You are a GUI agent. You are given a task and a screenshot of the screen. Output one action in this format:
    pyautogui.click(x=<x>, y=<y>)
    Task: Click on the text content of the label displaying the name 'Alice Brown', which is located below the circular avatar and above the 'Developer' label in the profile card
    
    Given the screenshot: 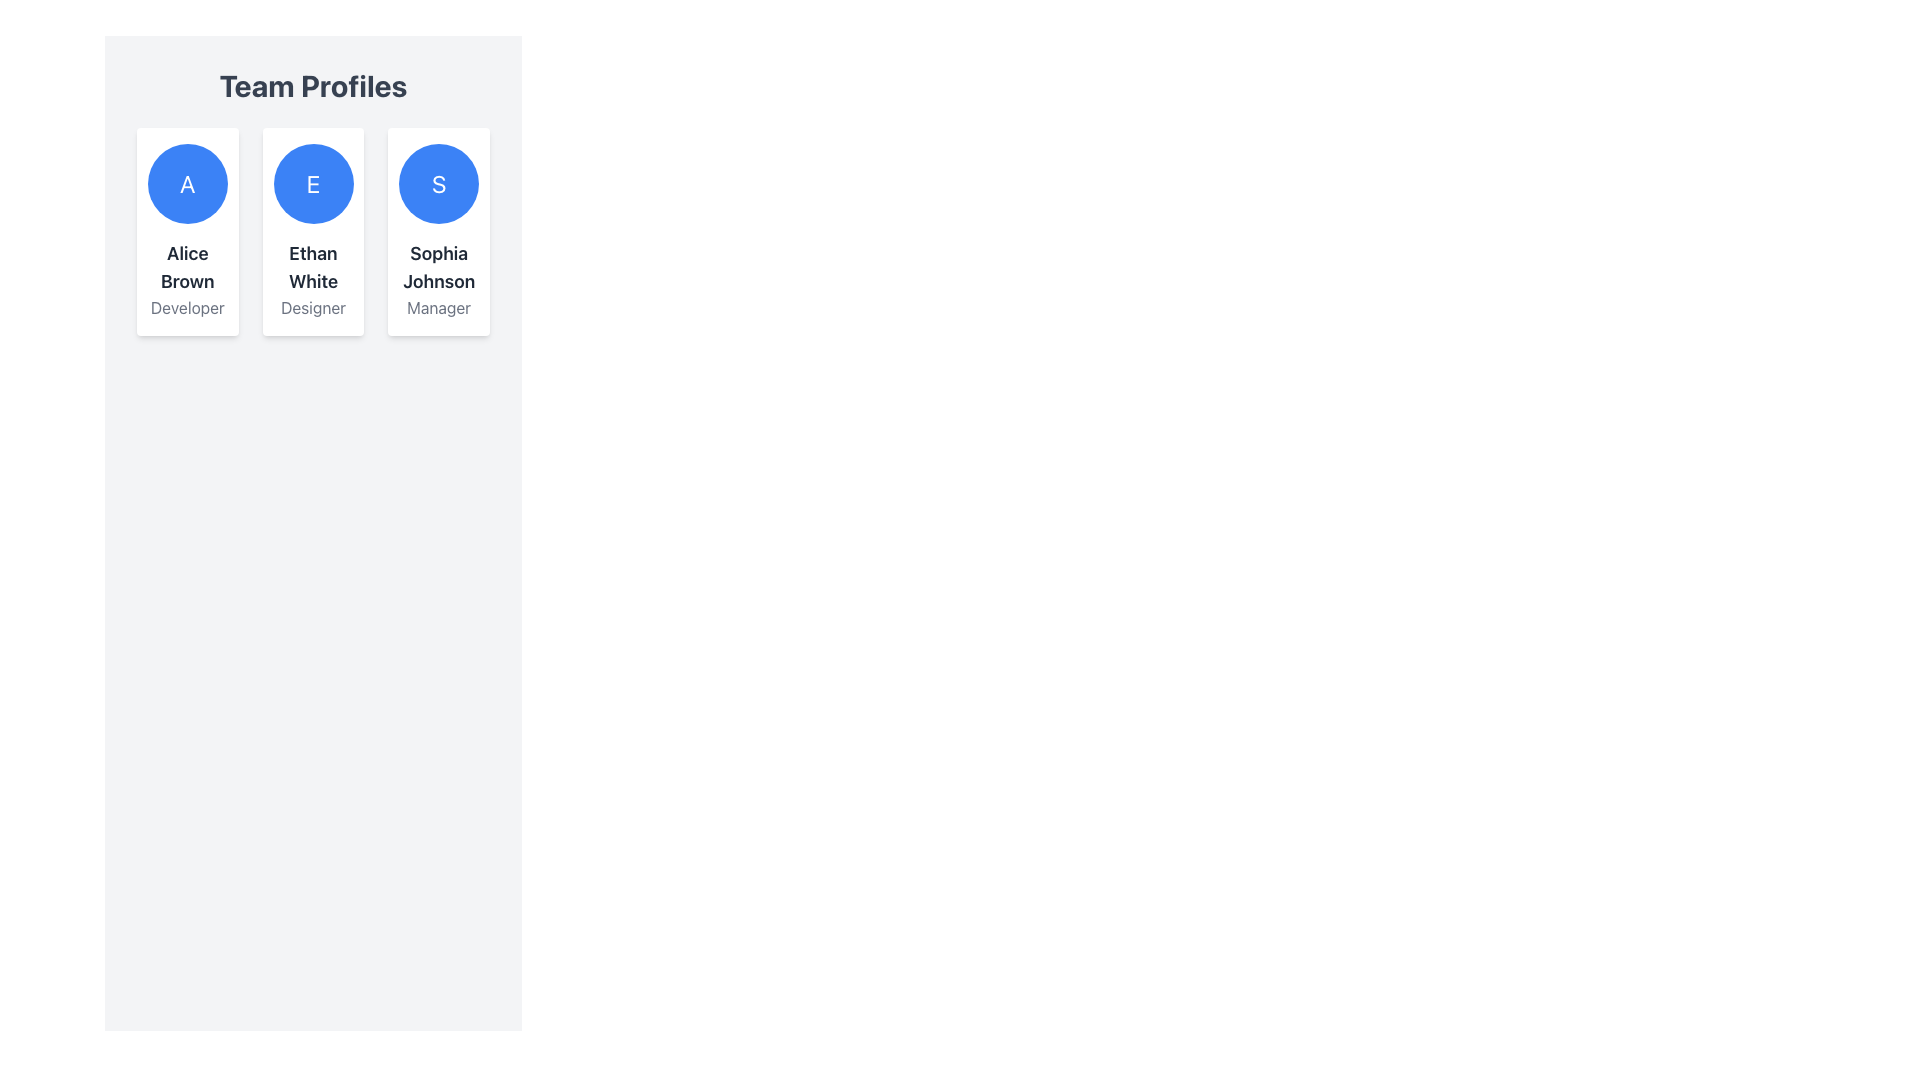 What is the action you would take?
    pyautogui.click(x=187, y=266)
    